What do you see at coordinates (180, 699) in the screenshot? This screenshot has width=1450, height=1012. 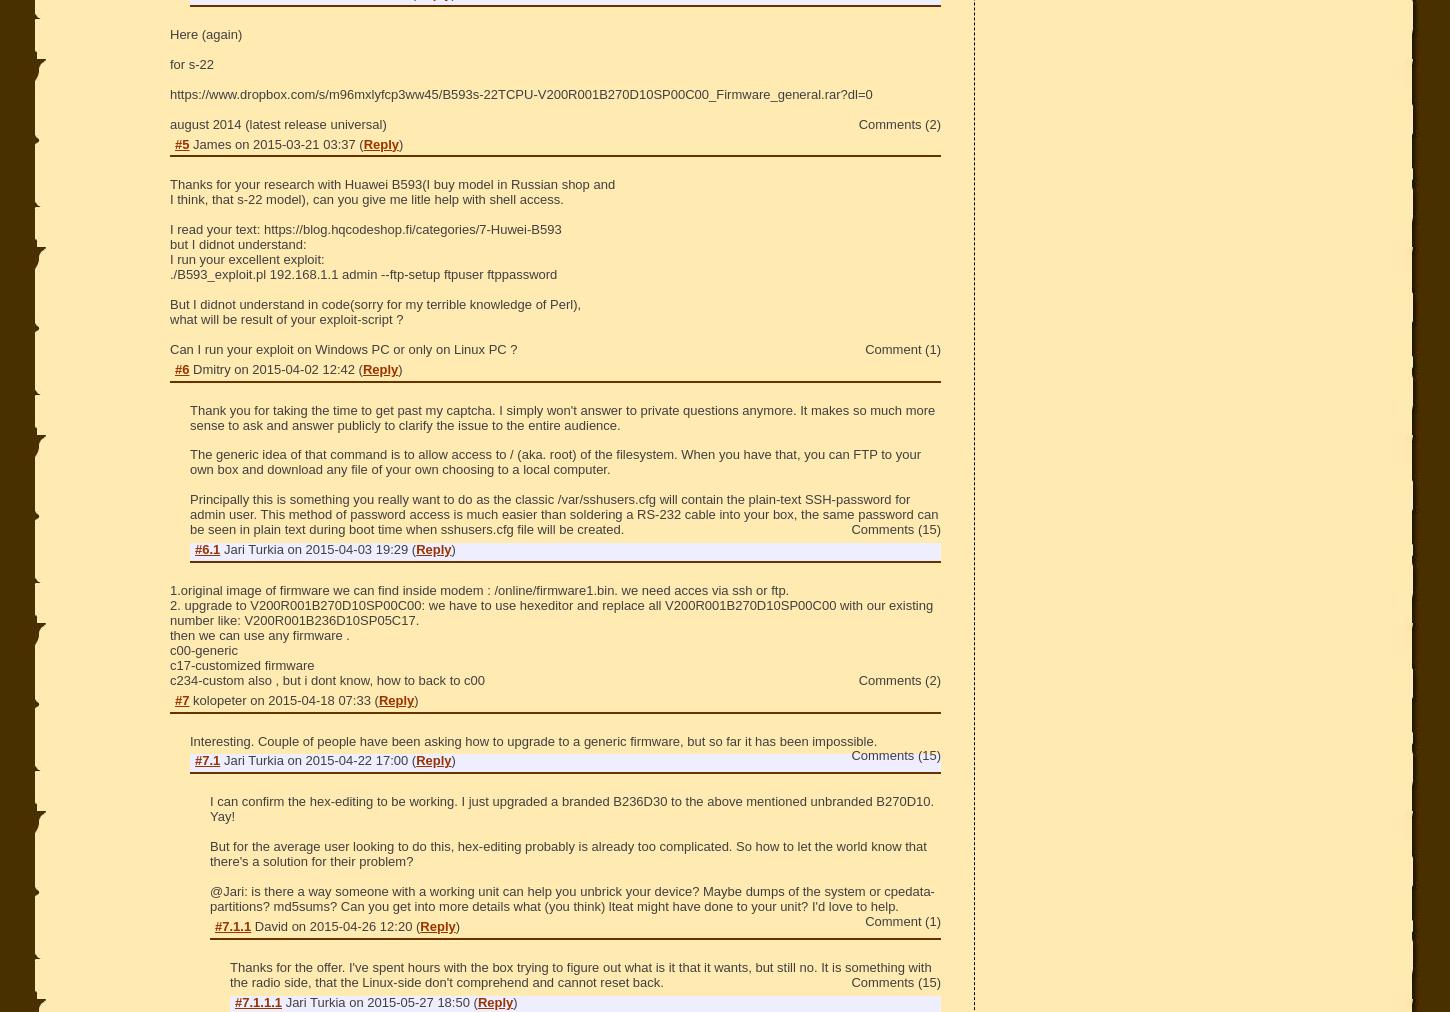 I see `'#7'` at bounding box center [180, 699].